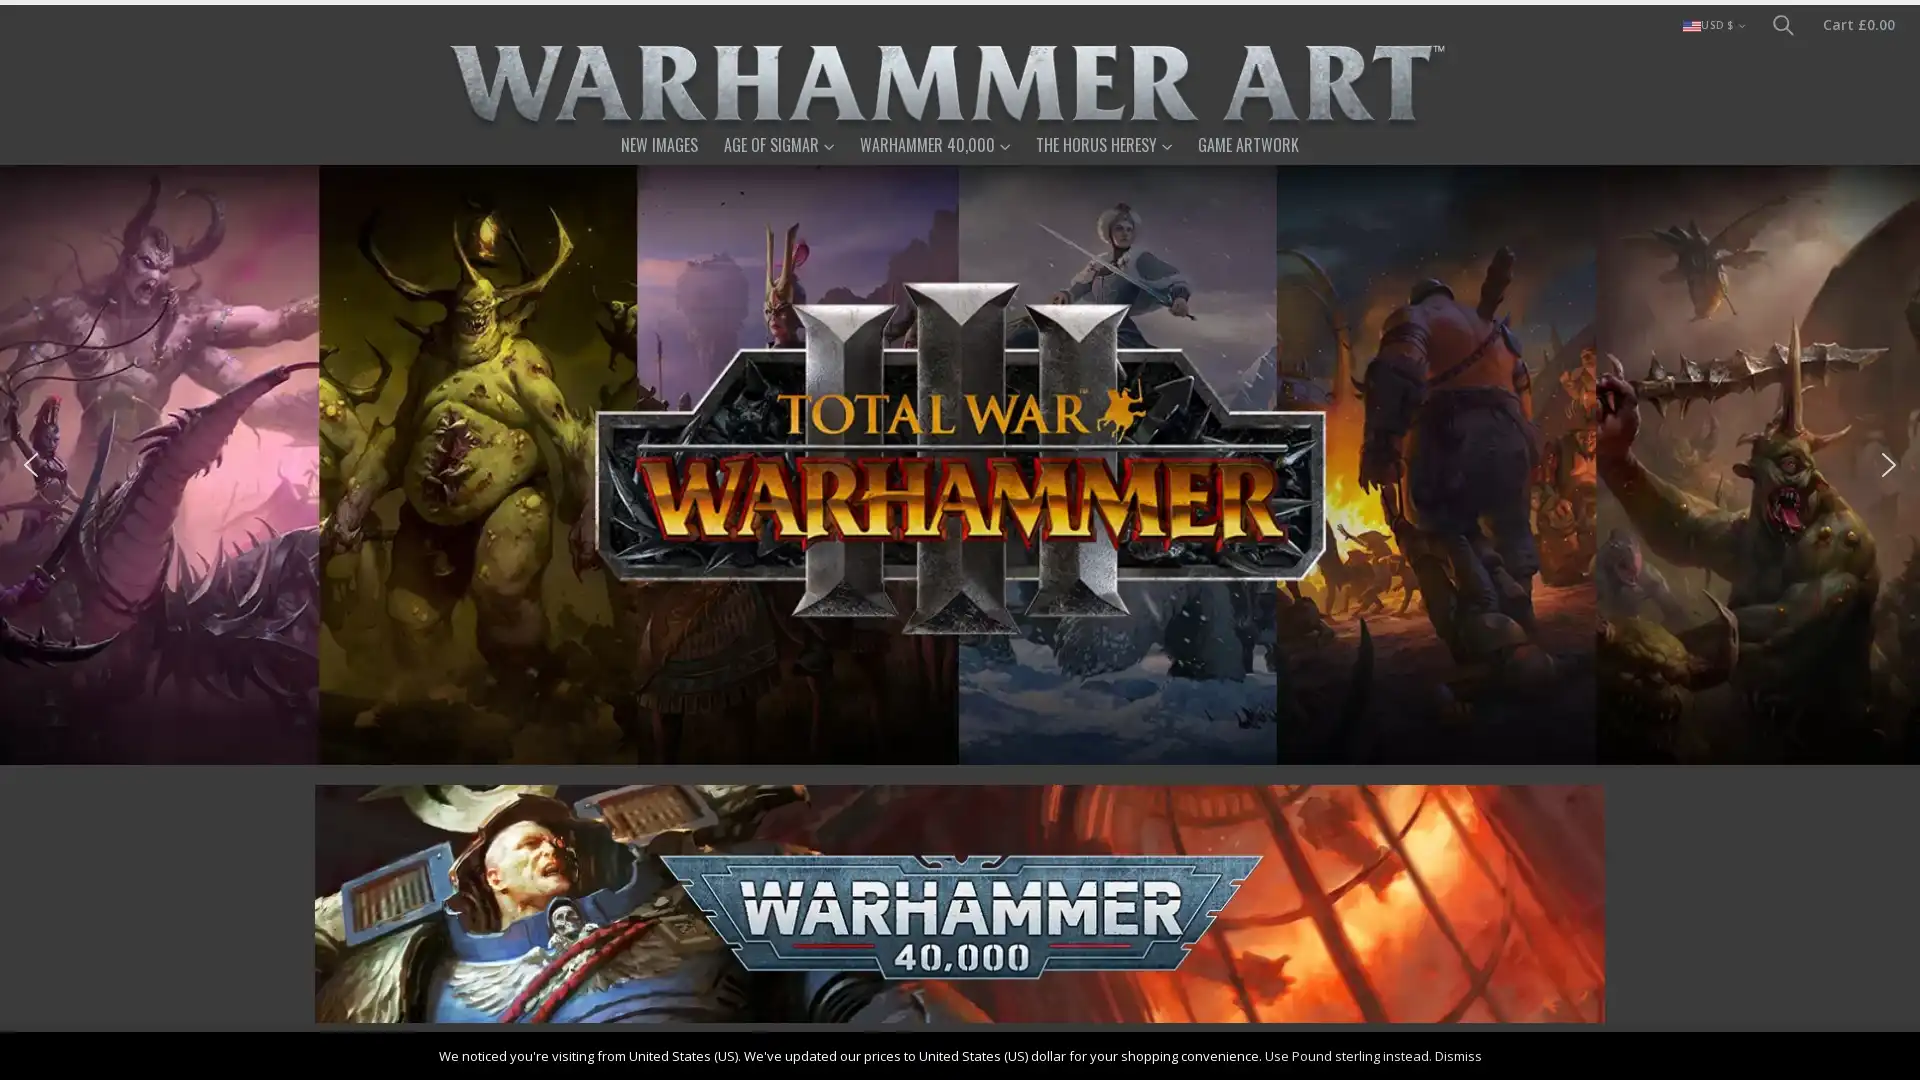 The image size is (1920, 1080). What do you see at coordinates (1888, 463) in the screenshot?
I see `next arrow` at bounding box center [1888, 463].